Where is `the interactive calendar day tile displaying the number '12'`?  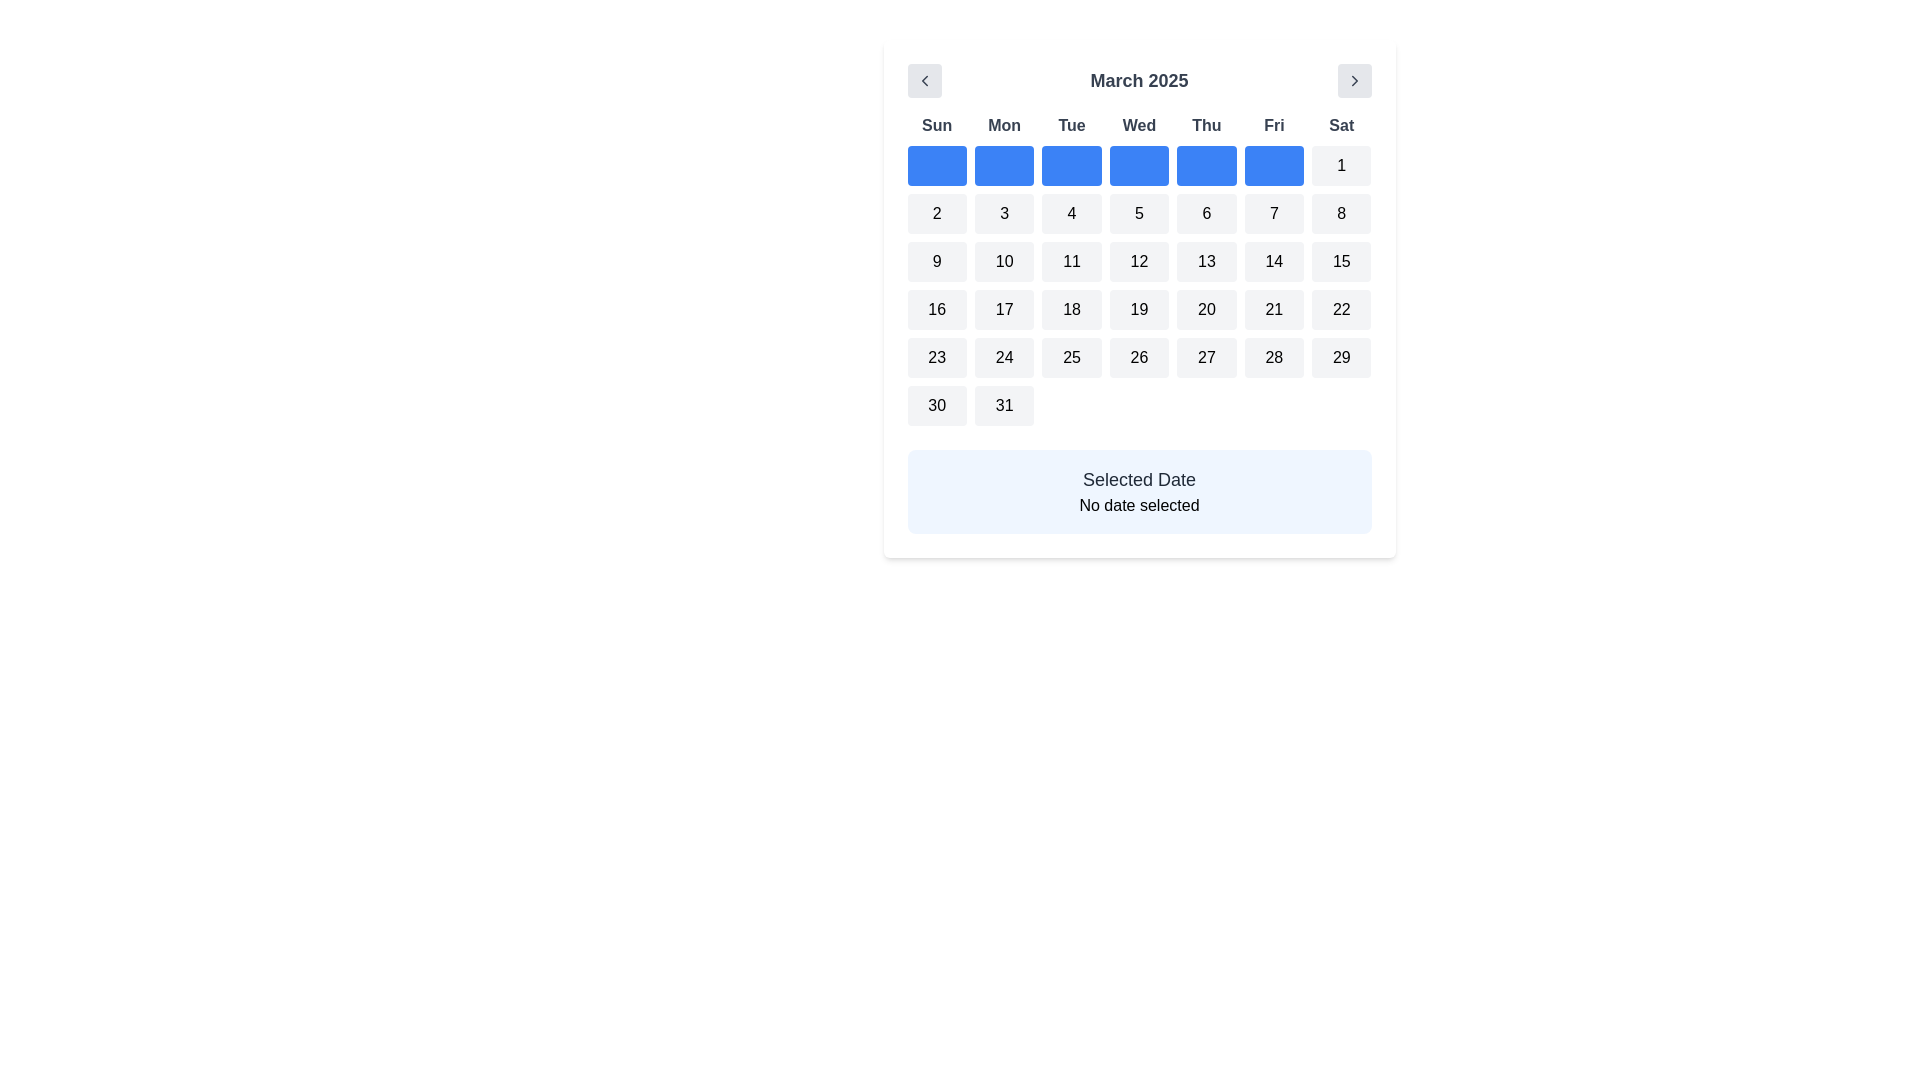
the interactive calendar day tile displaying the number '12' is located at coordinates (1139, 261).